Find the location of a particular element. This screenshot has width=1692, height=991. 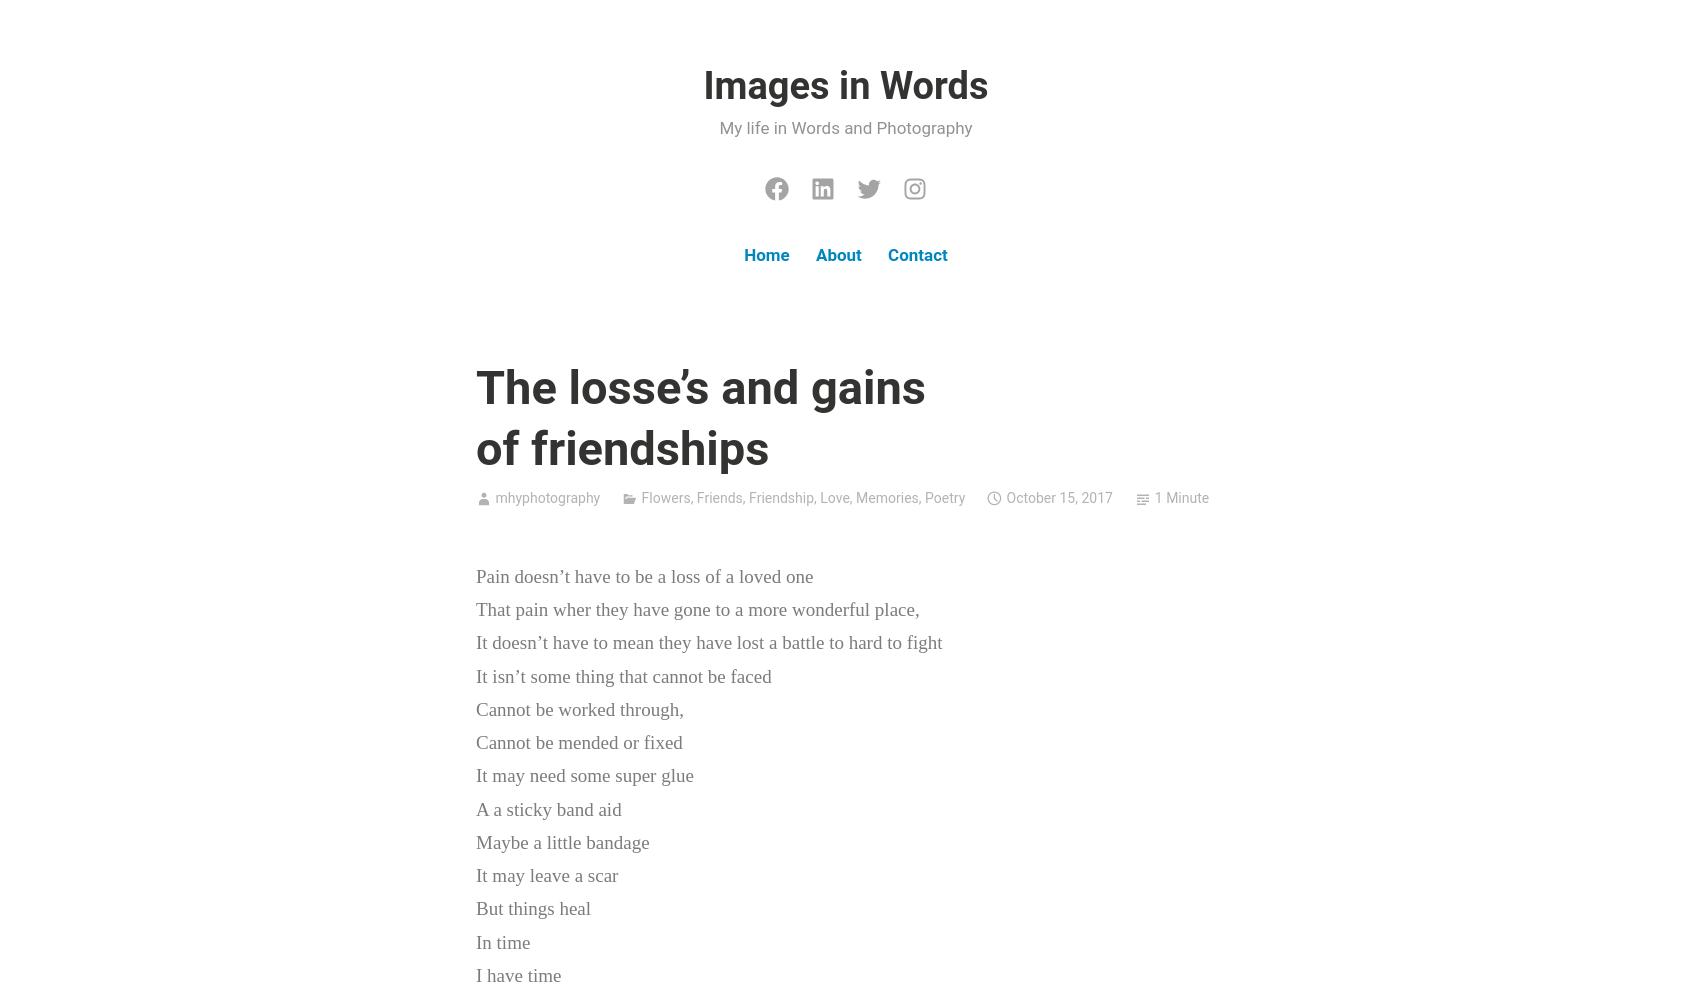

'It may leave a scar' is located at coordinates (547, 875).